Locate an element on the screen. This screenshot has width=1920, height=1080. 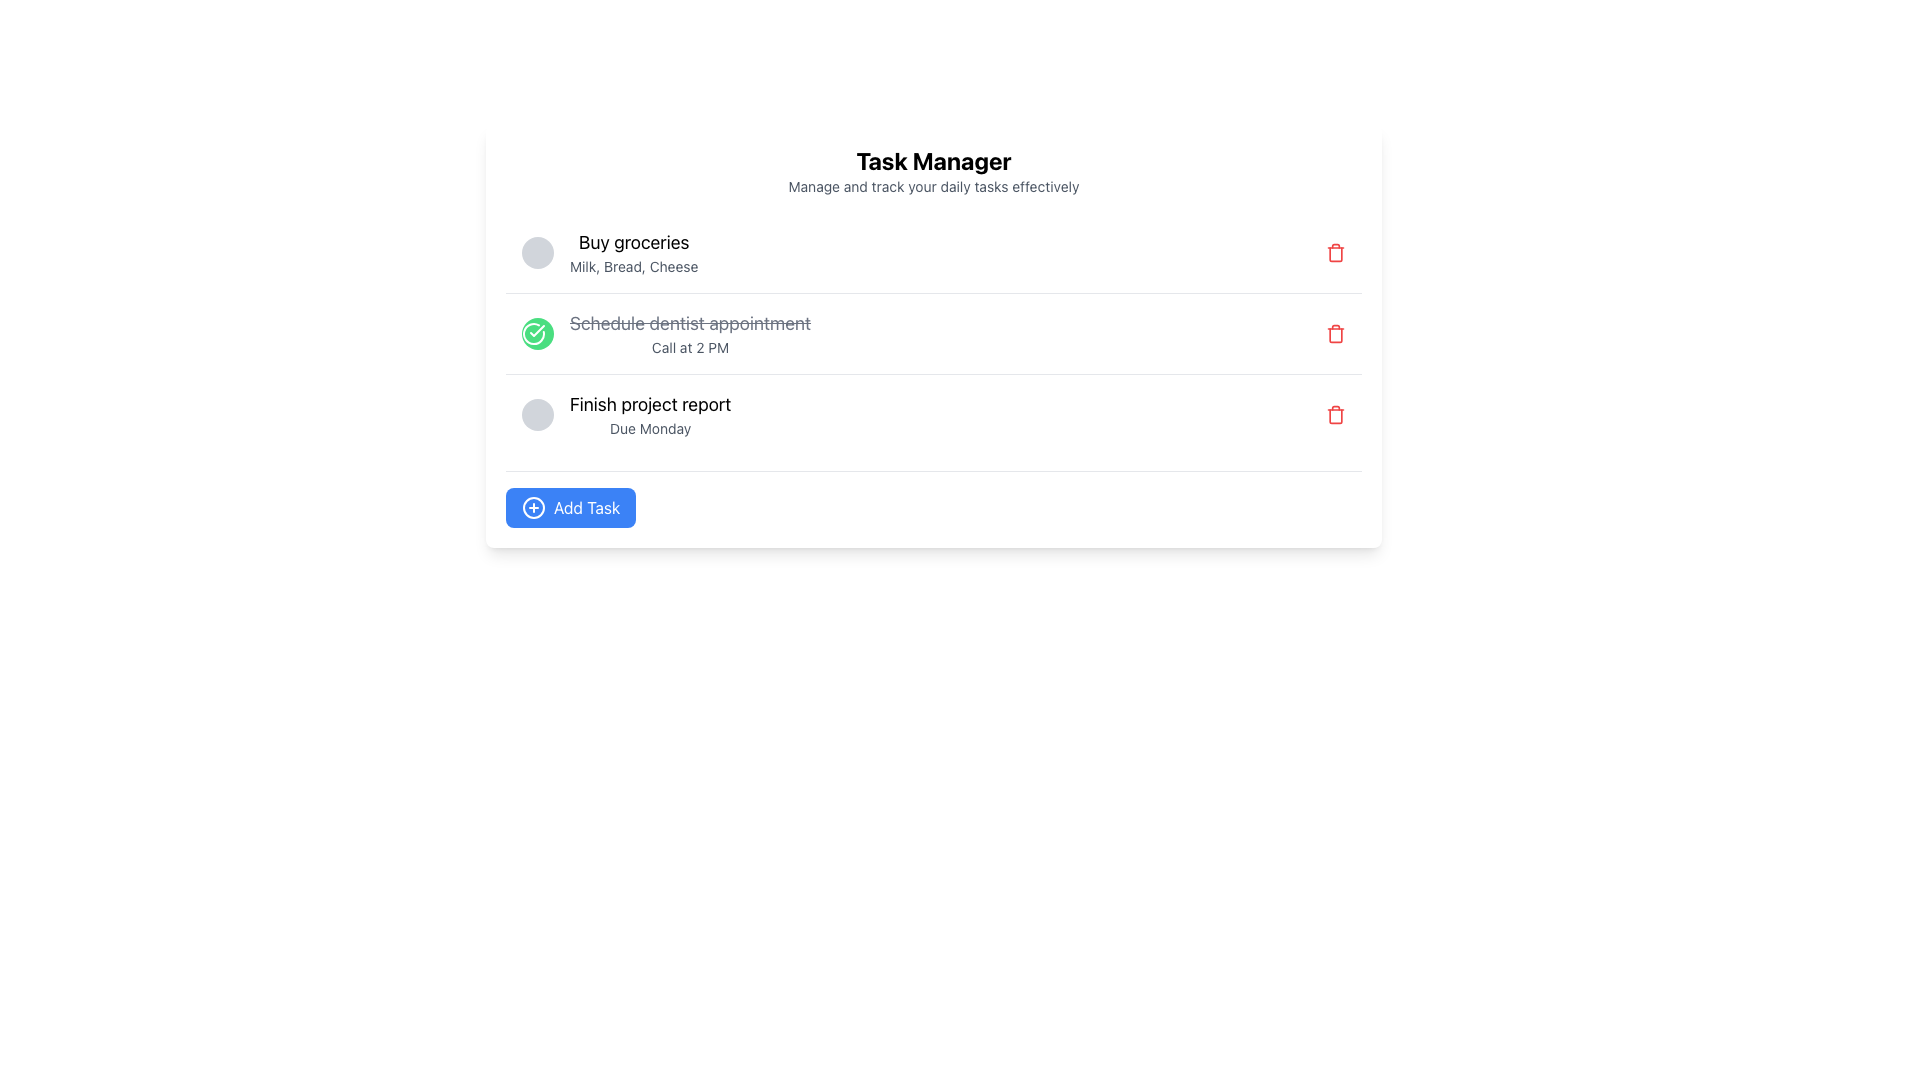
the circular icon featuring a plus sign, located to the left of the 'Add Task' button is located at coordinates (533, 507).